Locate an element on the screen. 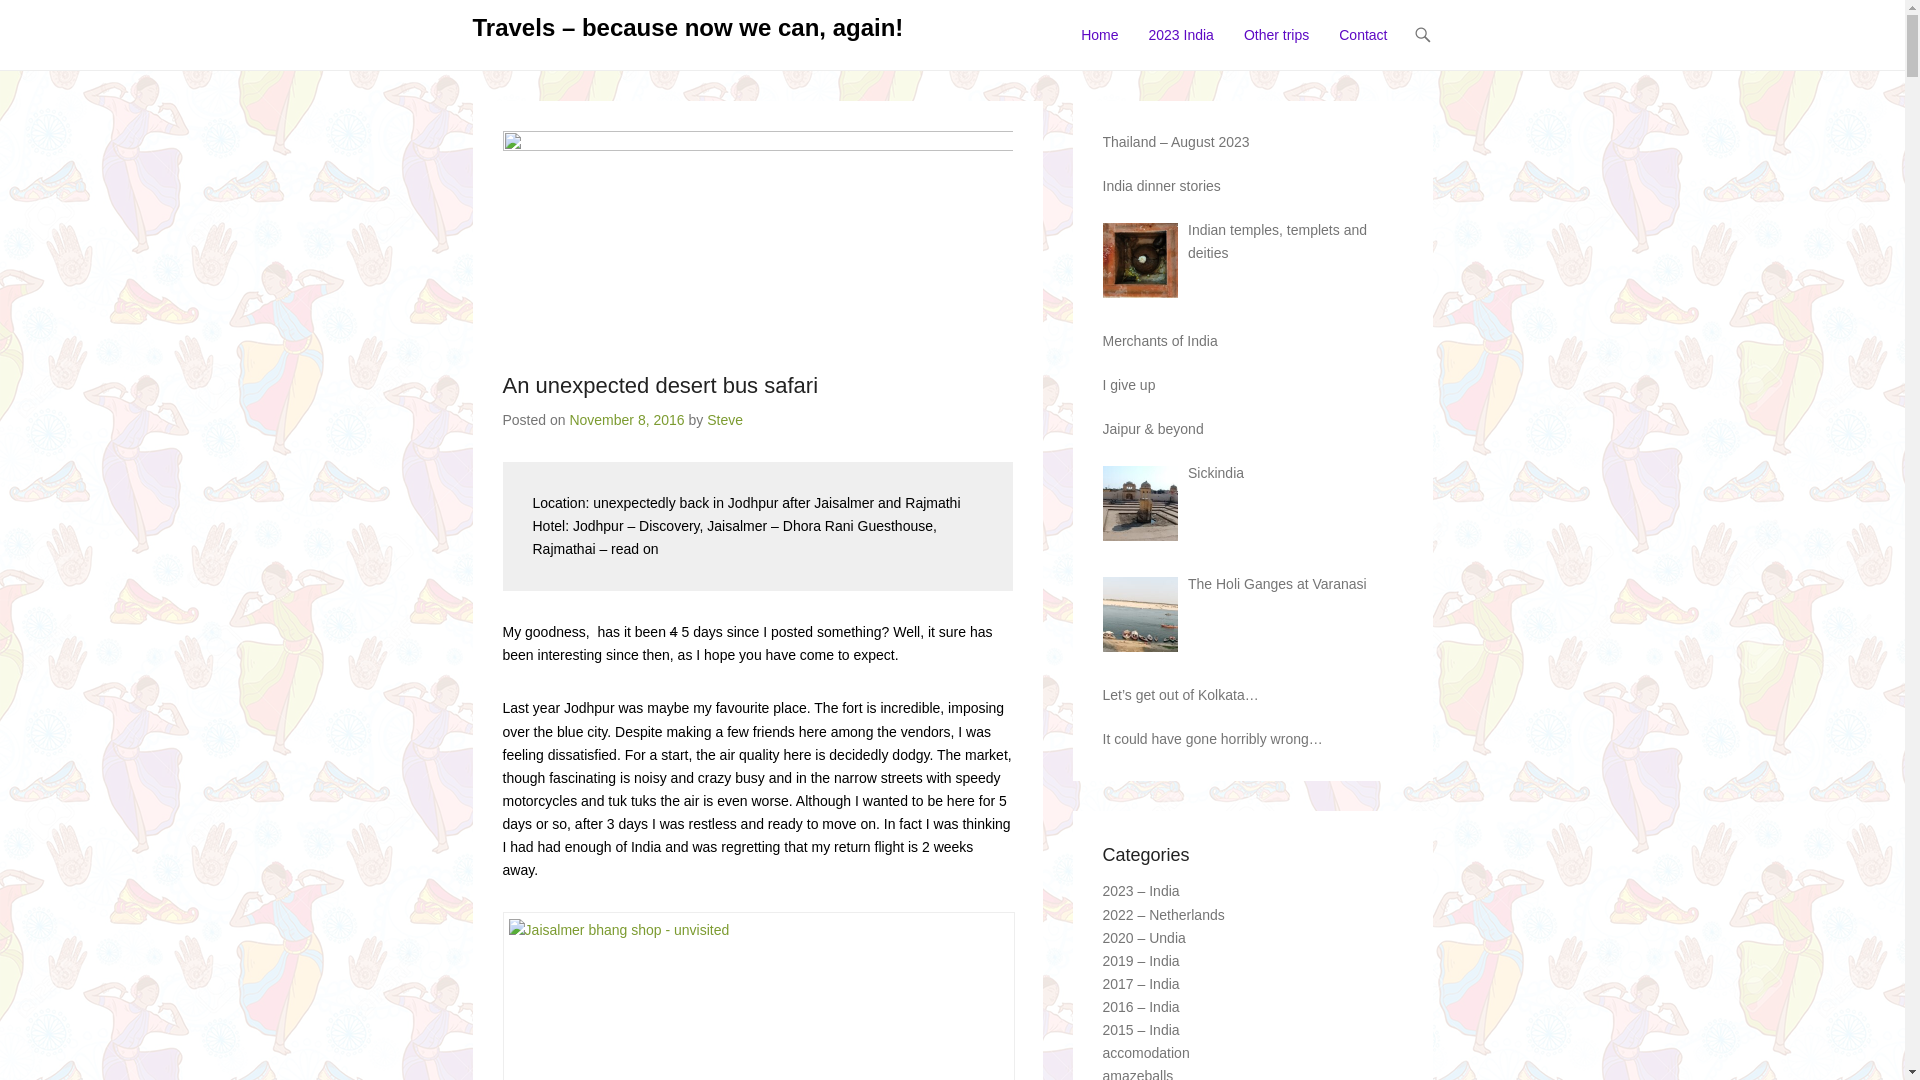 This screenshot has height=1080, width=1920. 'Steve' is located at coordinates (723, 419).